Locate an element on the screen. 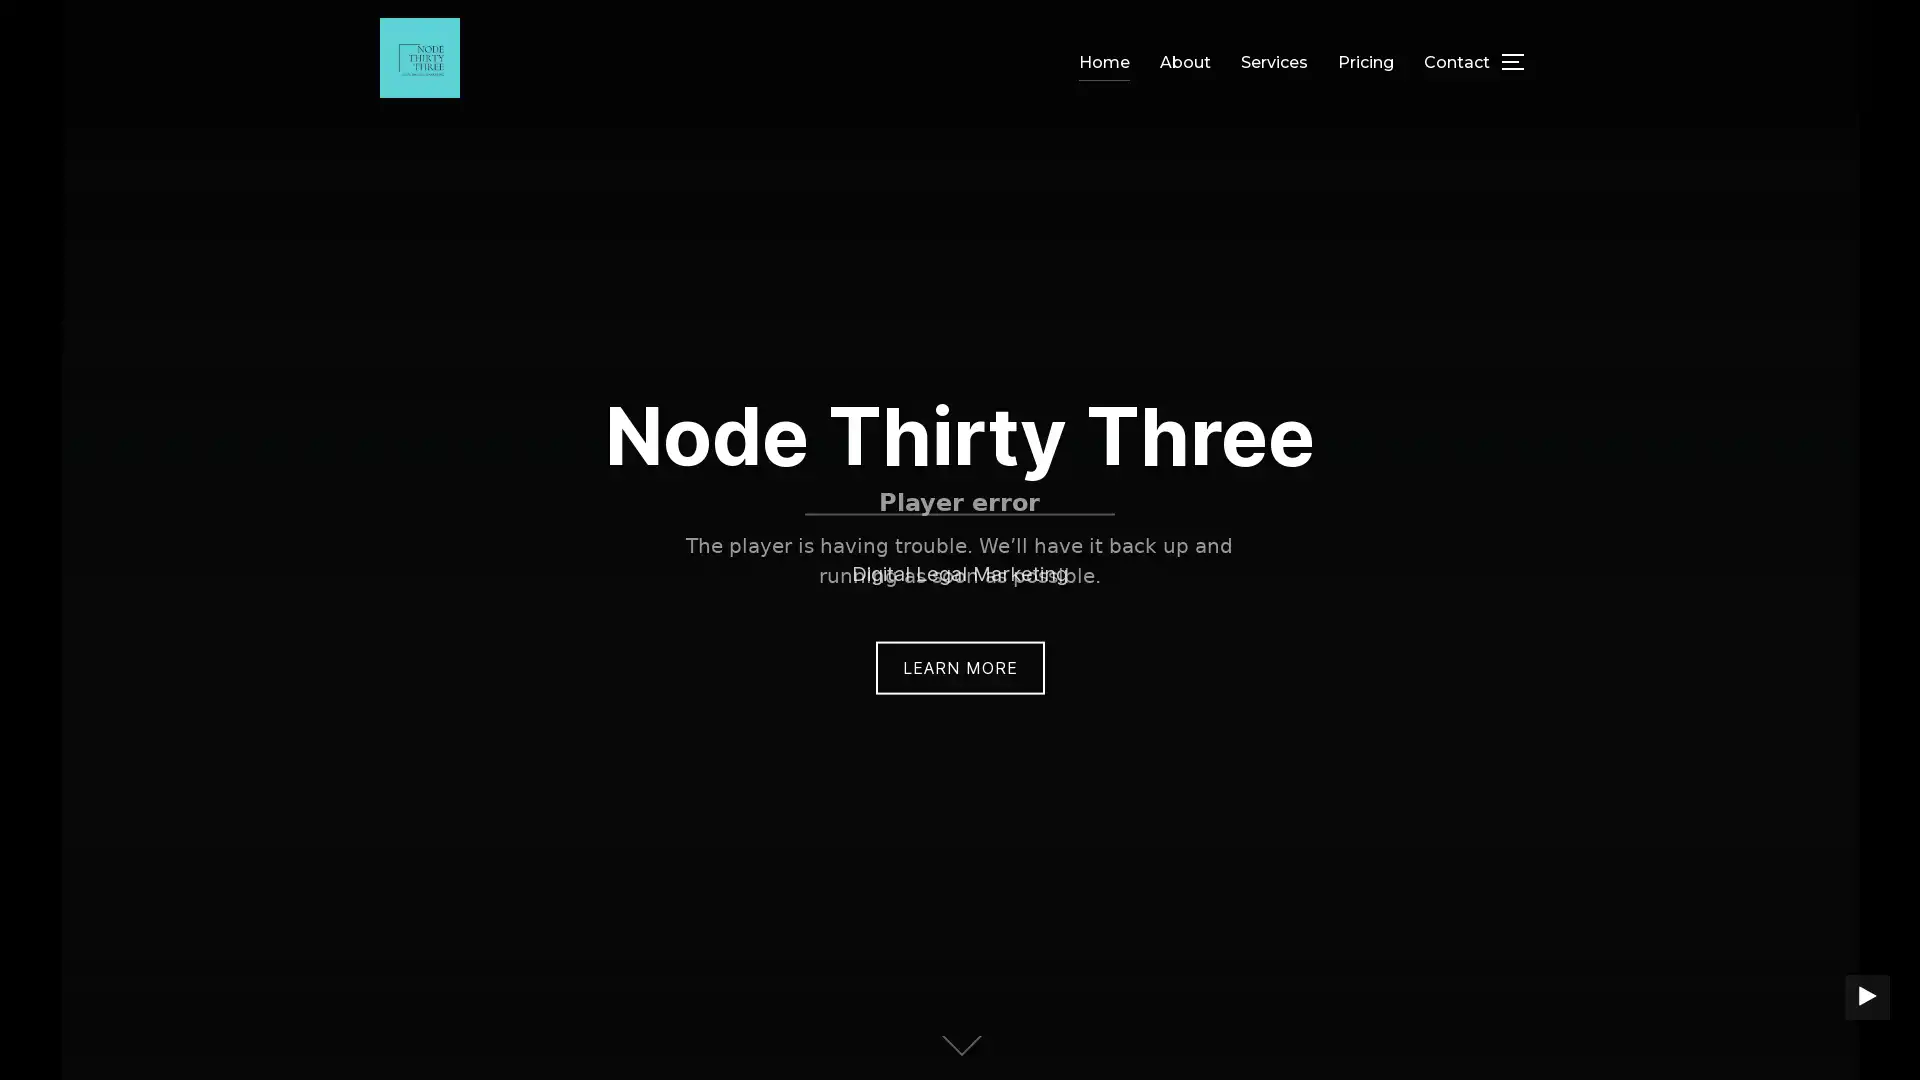 The width and height of the screenshot is (1920, 1080). PLAY BACKGROUND VIDEO is located at coordinates (1866, 997).